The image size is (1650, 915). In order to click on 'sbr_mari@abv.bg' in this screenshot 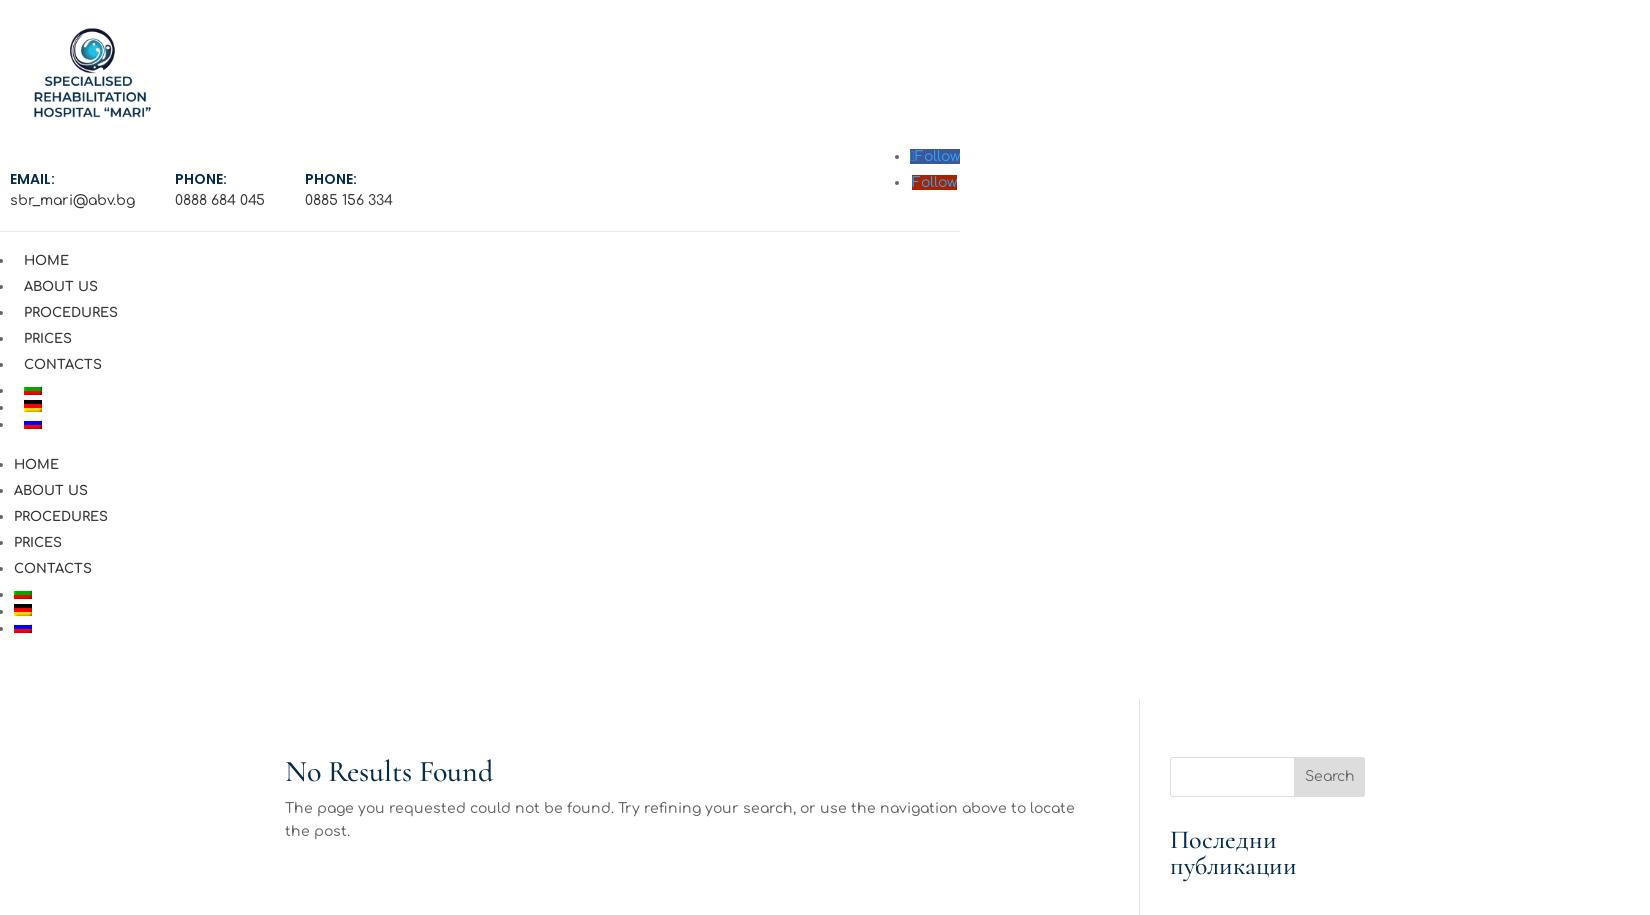, I will do `click(72, 199)`.